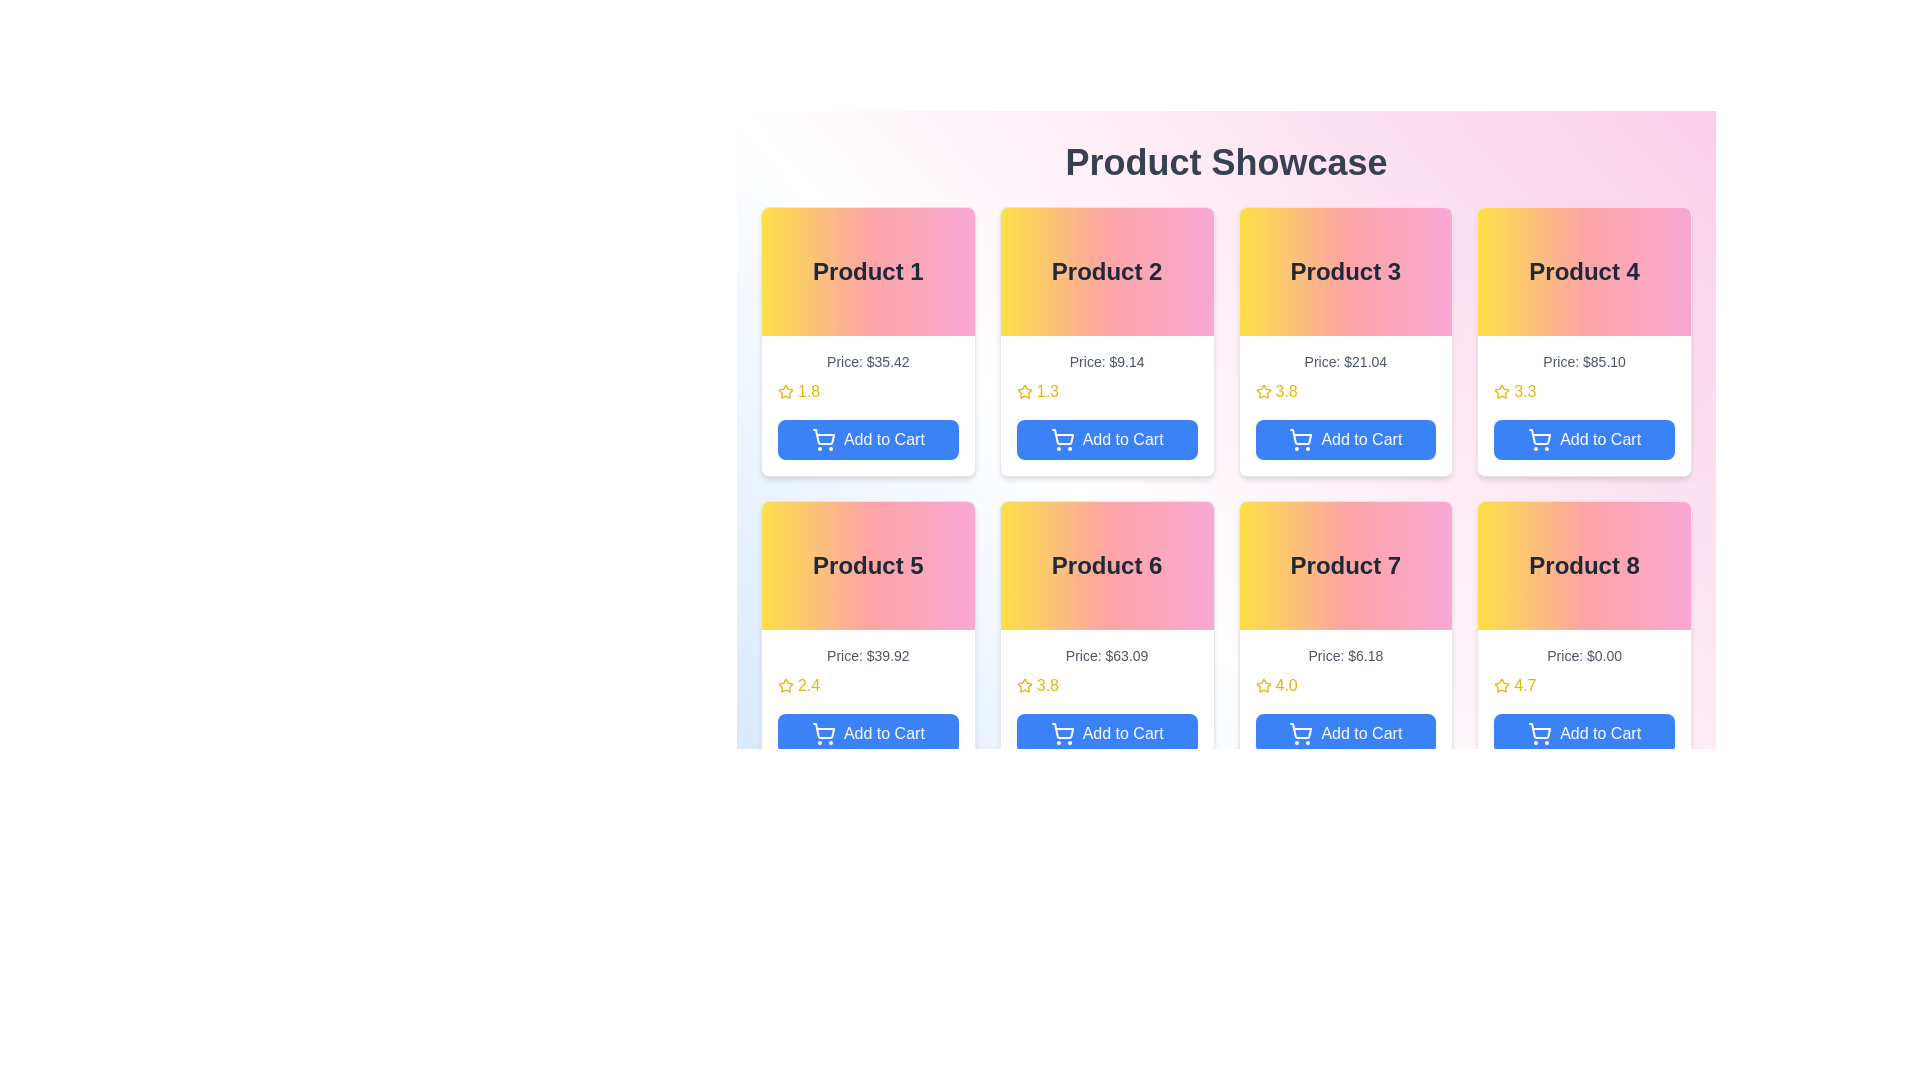 Image resolution: width=1920 pixels, height=1080 pixels. Describe the element at coordinates (1262, 684) in the screenshot. I see `the golden star-shaped SVG icon located in the seventh product card, which is positioned near the numeric rating value at the bottom-left of the card` at that location.